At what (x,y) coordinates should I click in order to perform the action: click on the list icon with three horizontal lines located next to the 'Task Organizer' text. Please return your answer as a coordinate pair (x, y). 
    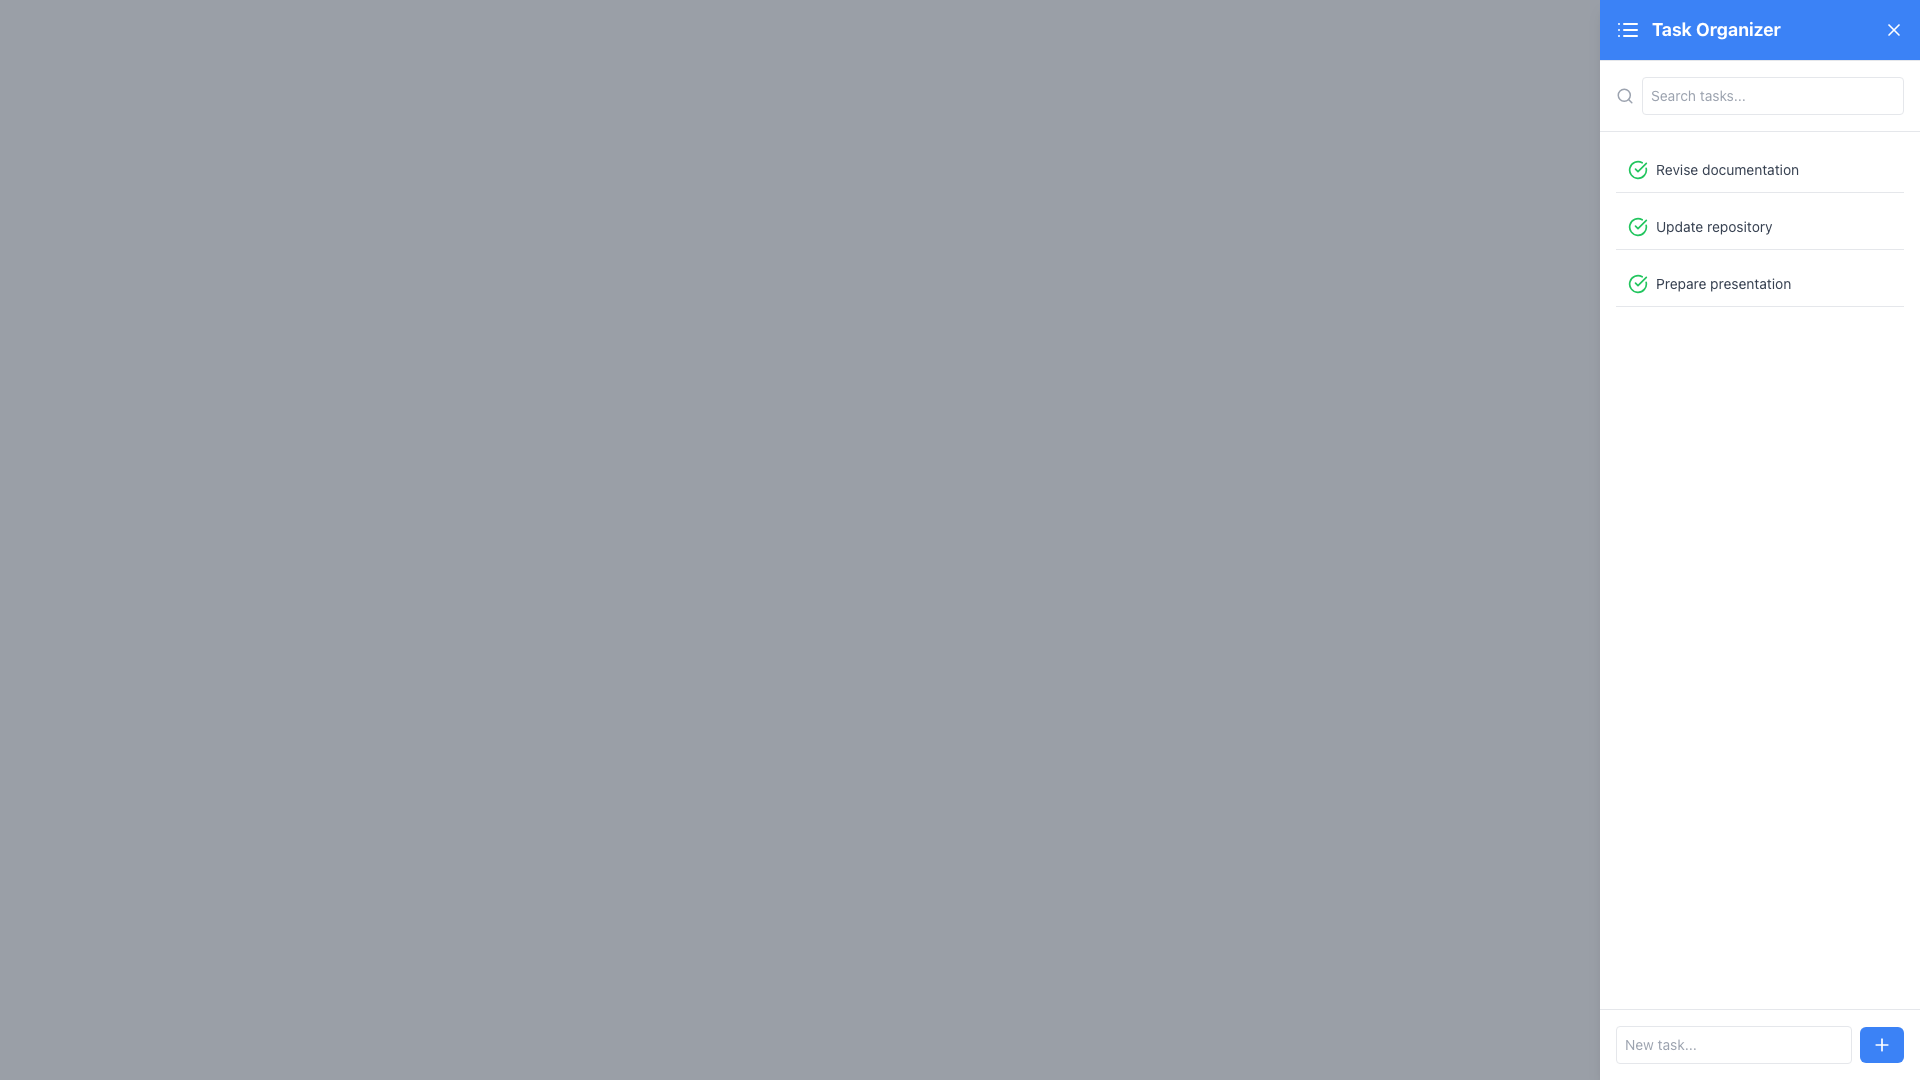
    Looking at the image, I should click on (1627, 30).